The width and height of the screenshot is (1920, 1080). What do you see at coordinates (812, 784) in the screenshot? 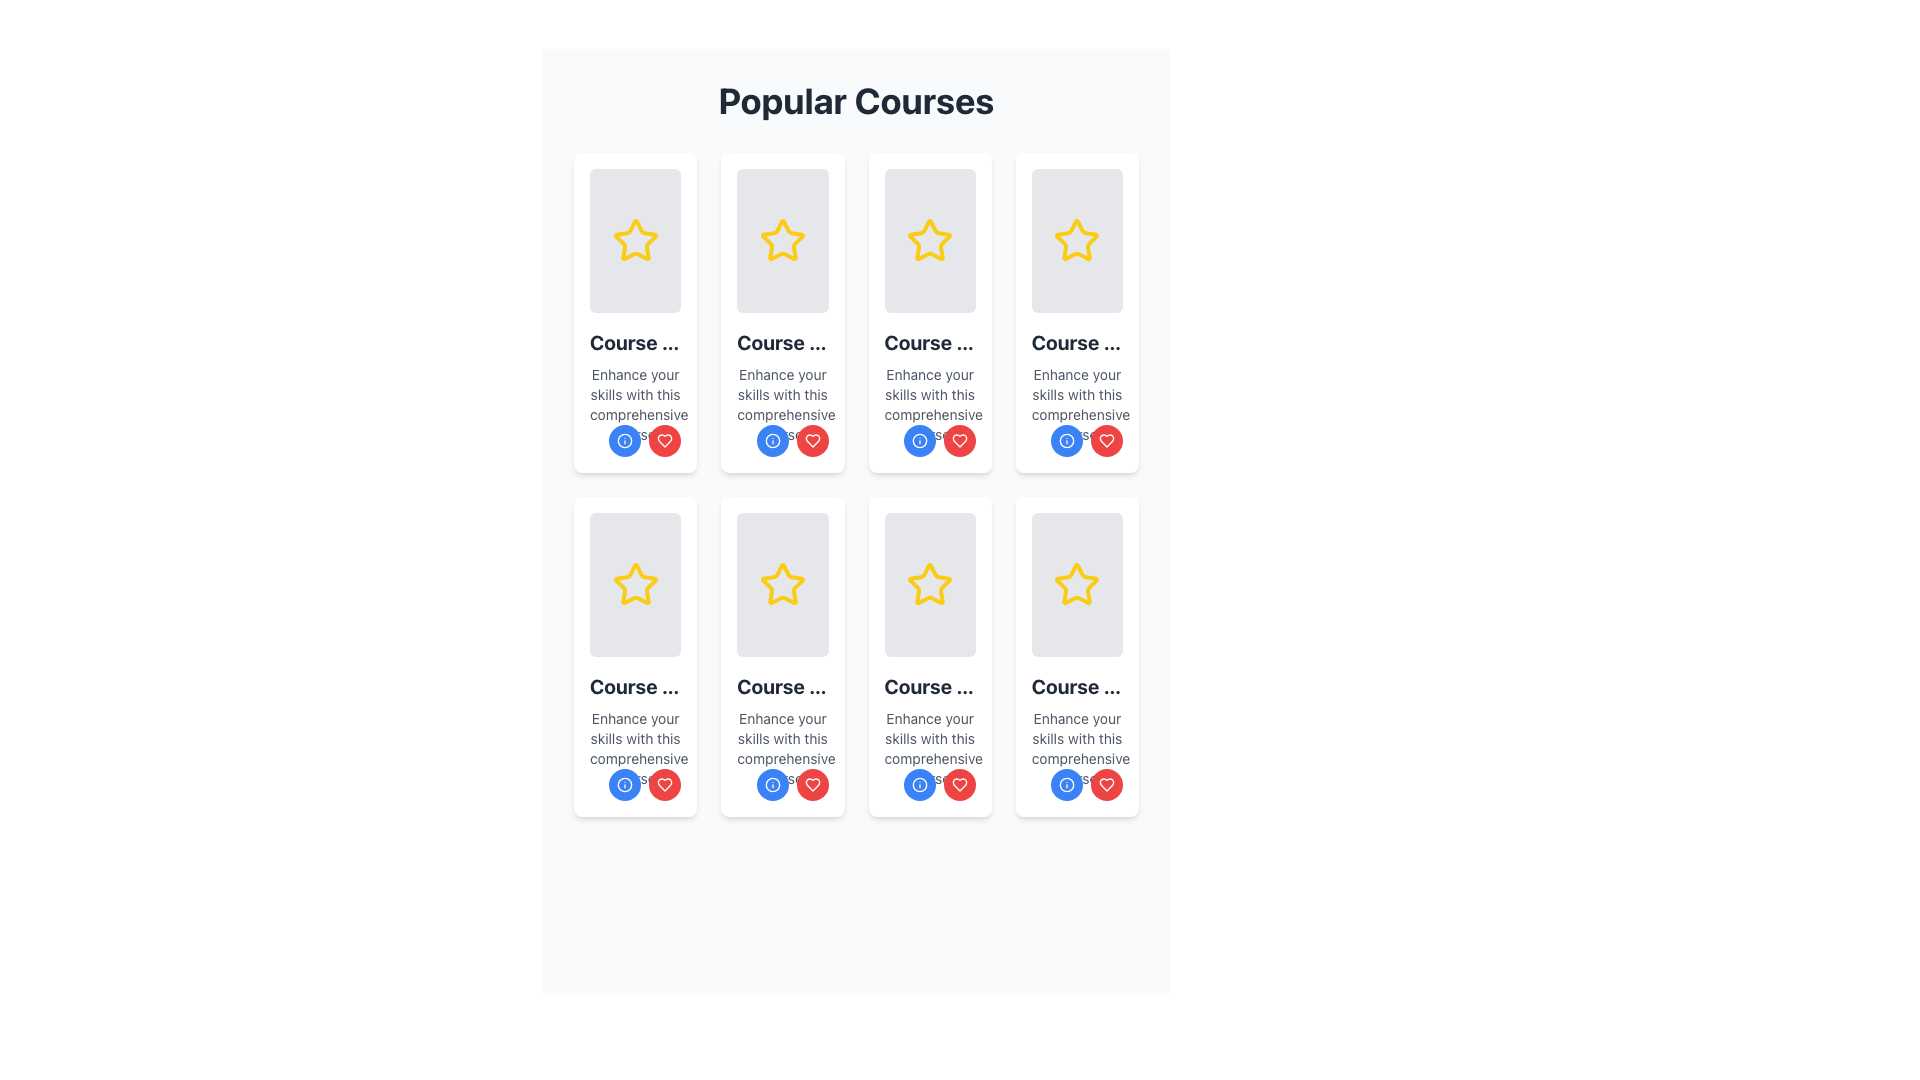
I see `the circular button with a red background and white heart icon located in the bottom-right corner of the 'Popular Courses' card` at bounding box center [812, 784].